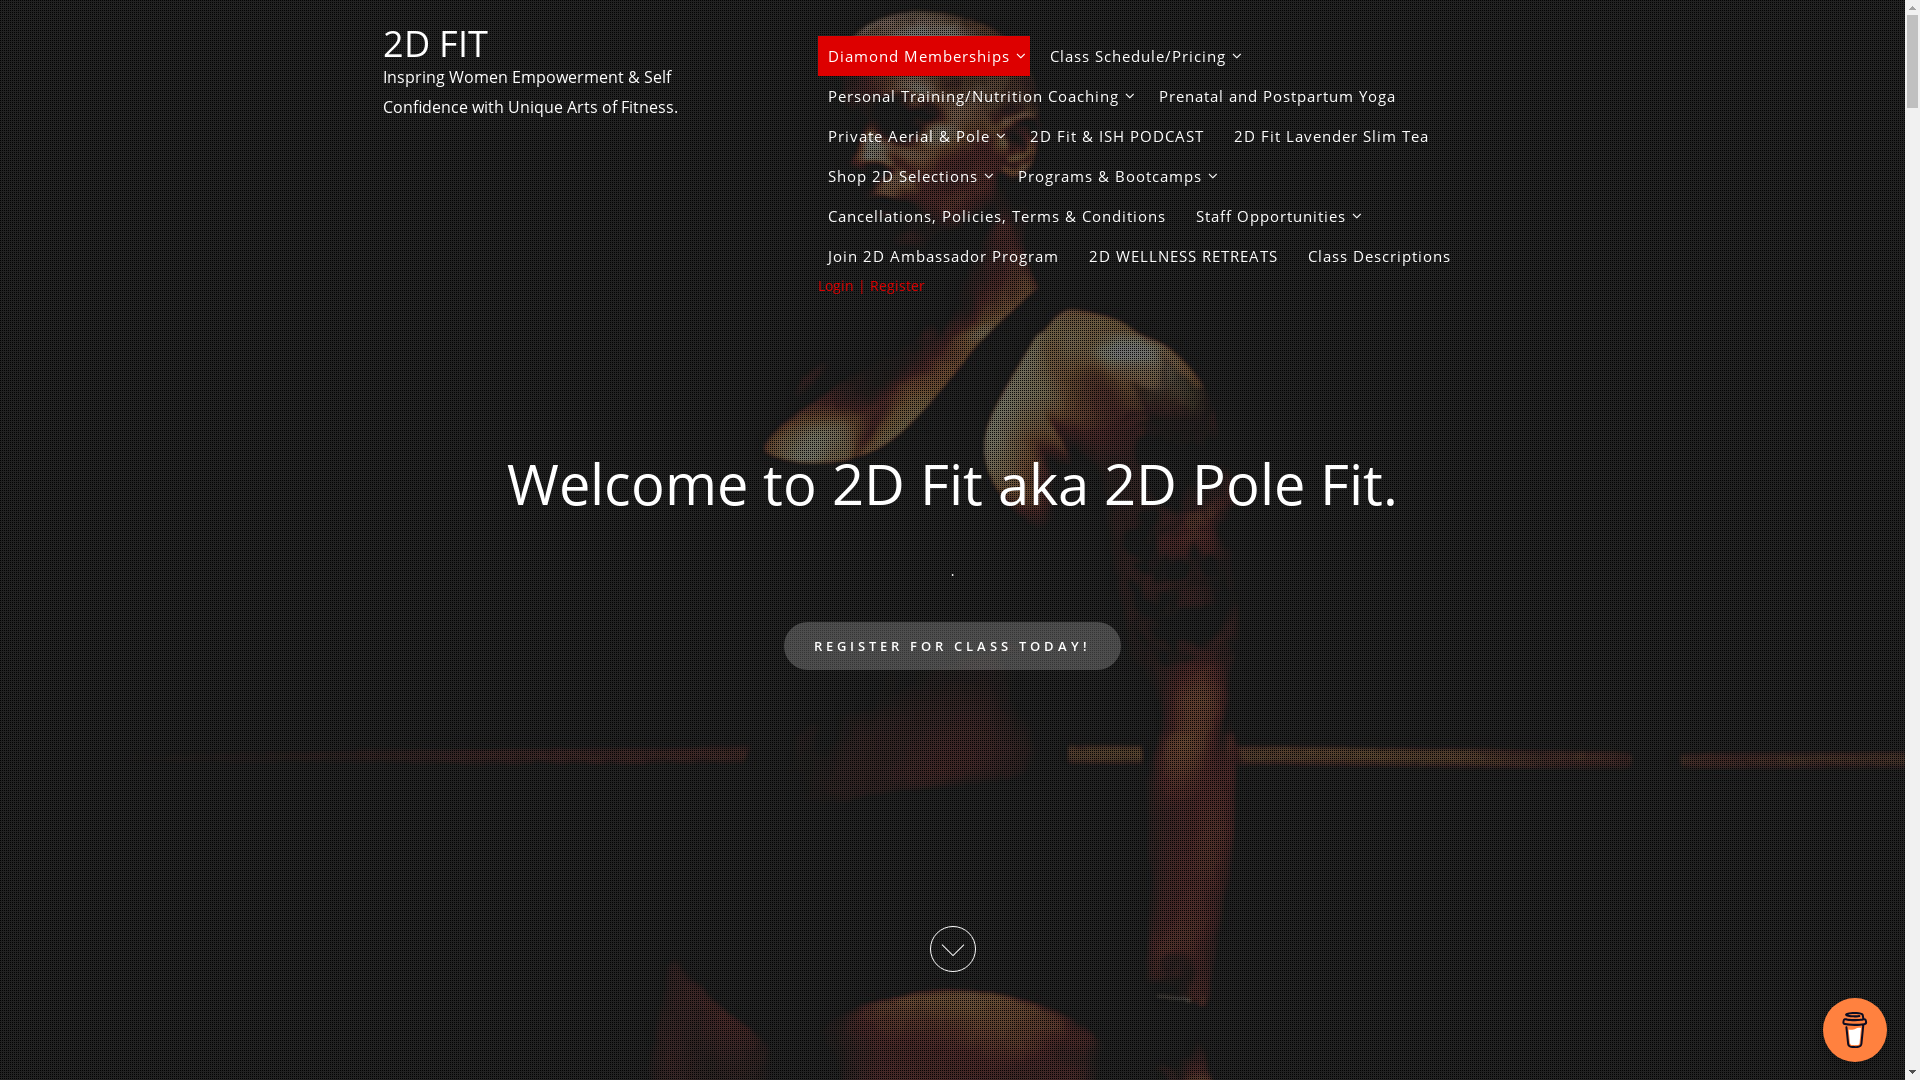 The width and height of the screenshot is (1920, 1080). What do you see at coordinates (817, 175) in the screenshot?
I see `'Shop 2D Selections'` at bounding box center [817, 175].